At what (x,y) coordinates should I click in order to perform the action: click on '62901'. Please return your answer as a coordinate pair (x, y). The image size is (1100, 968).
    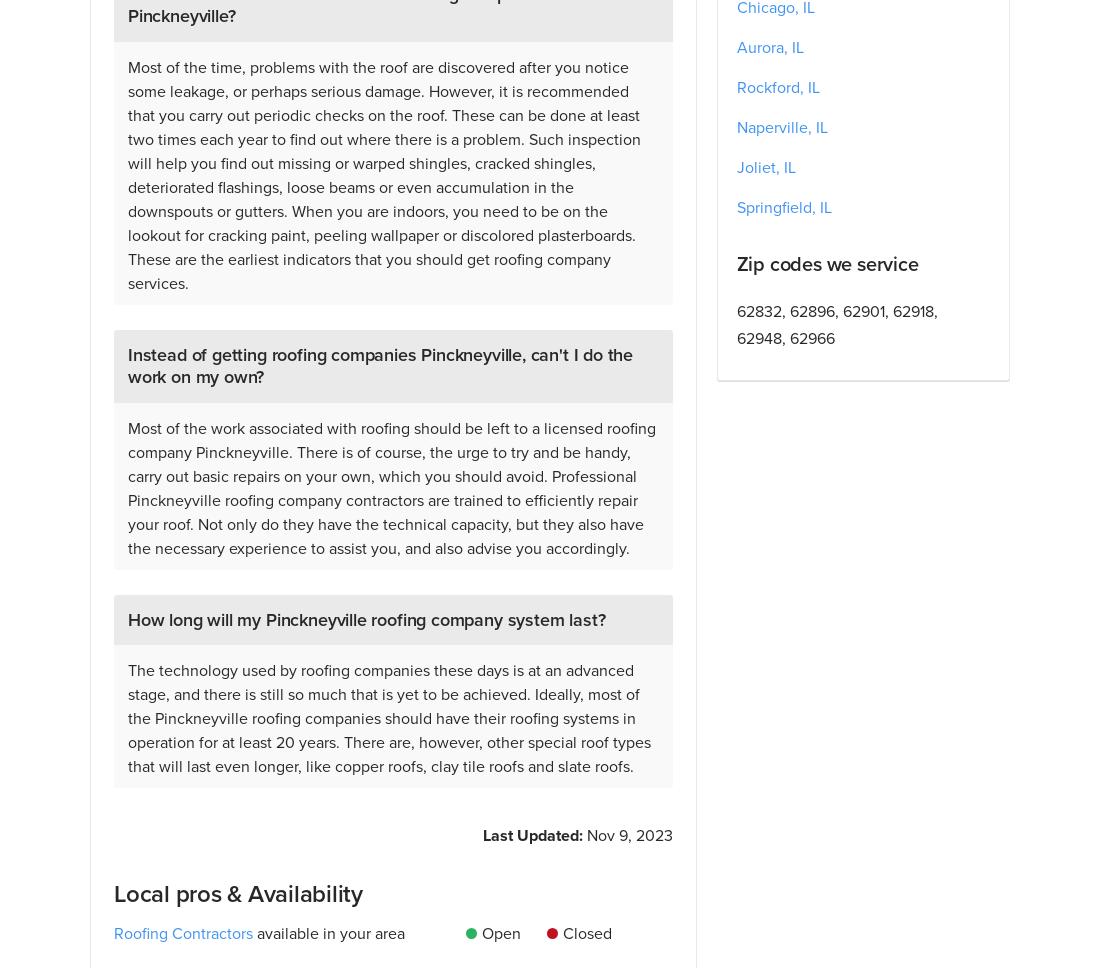
    Looking at the image, I should click on (861, 310).